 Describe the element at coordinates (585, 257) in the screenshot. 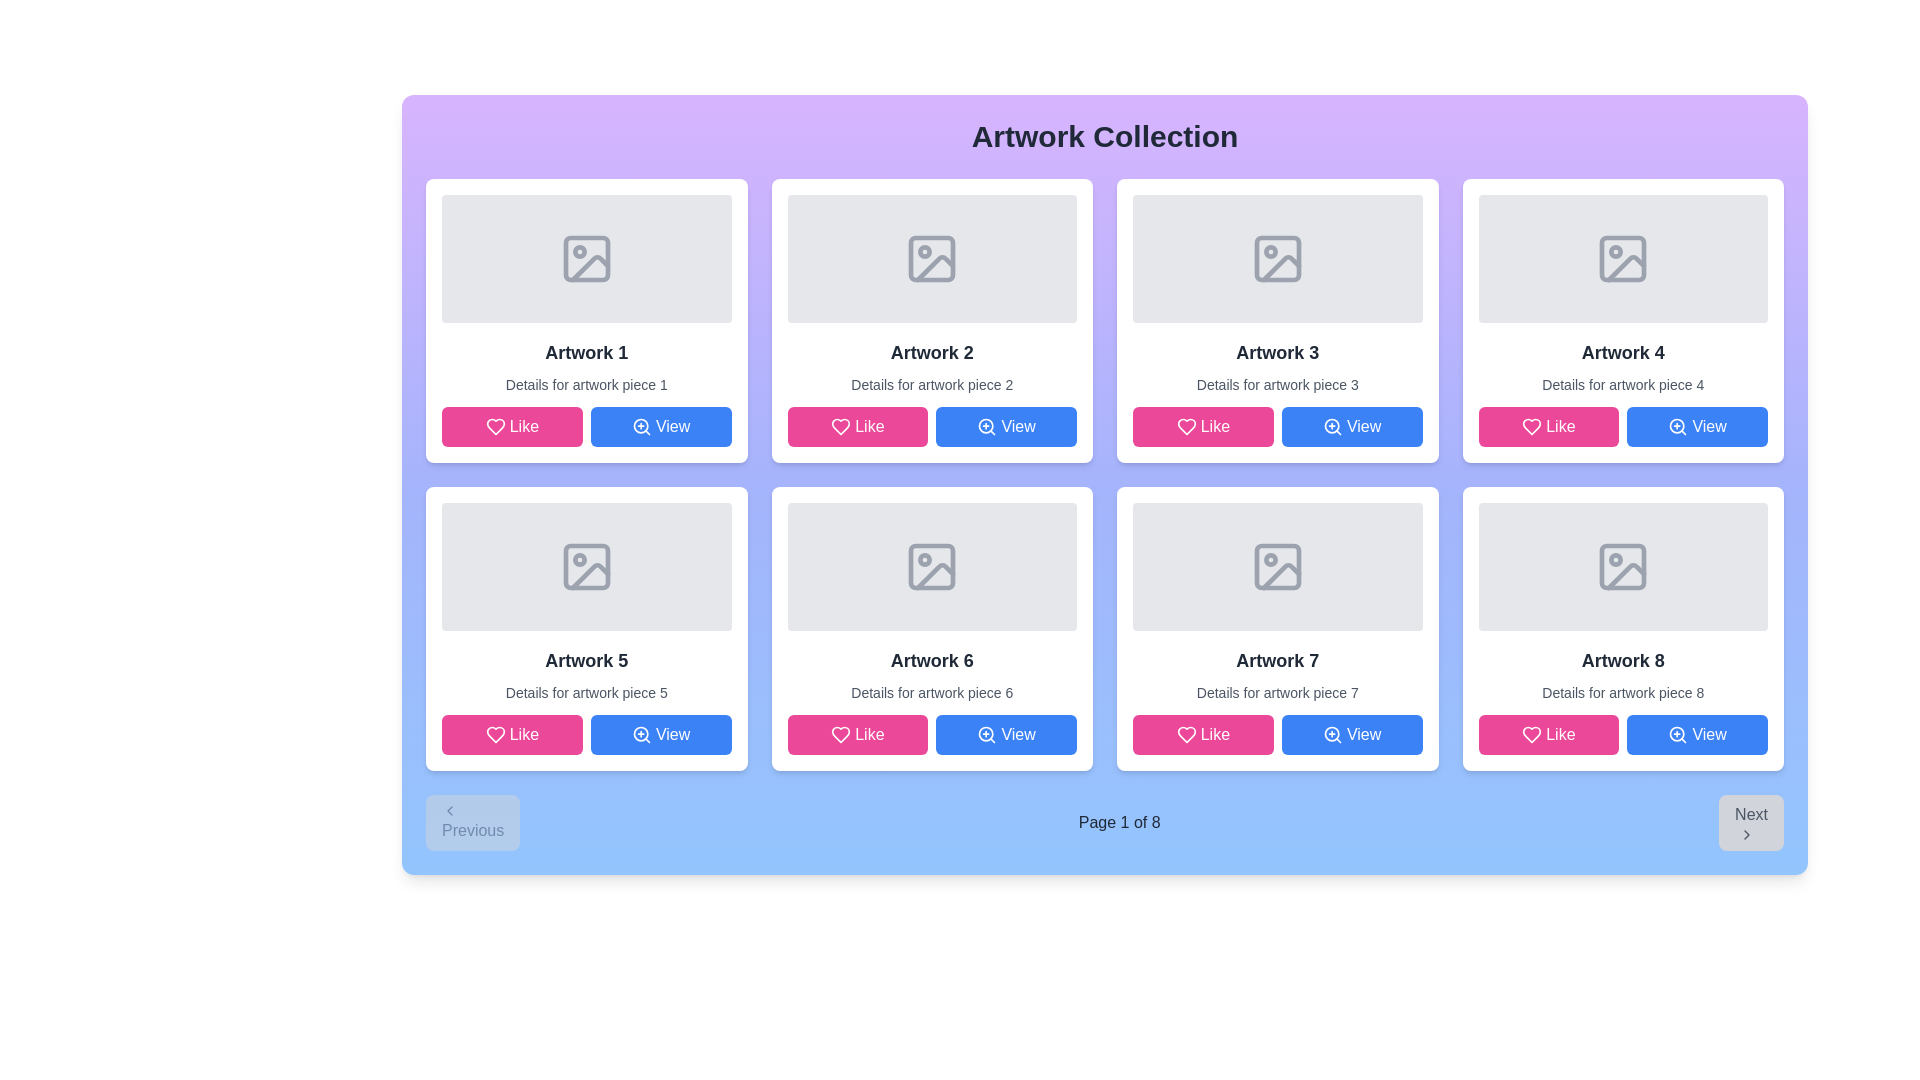

I see `the image placeholder located at the top of the 'Artwork 1' card in the grid layout to interact with it` at that location.